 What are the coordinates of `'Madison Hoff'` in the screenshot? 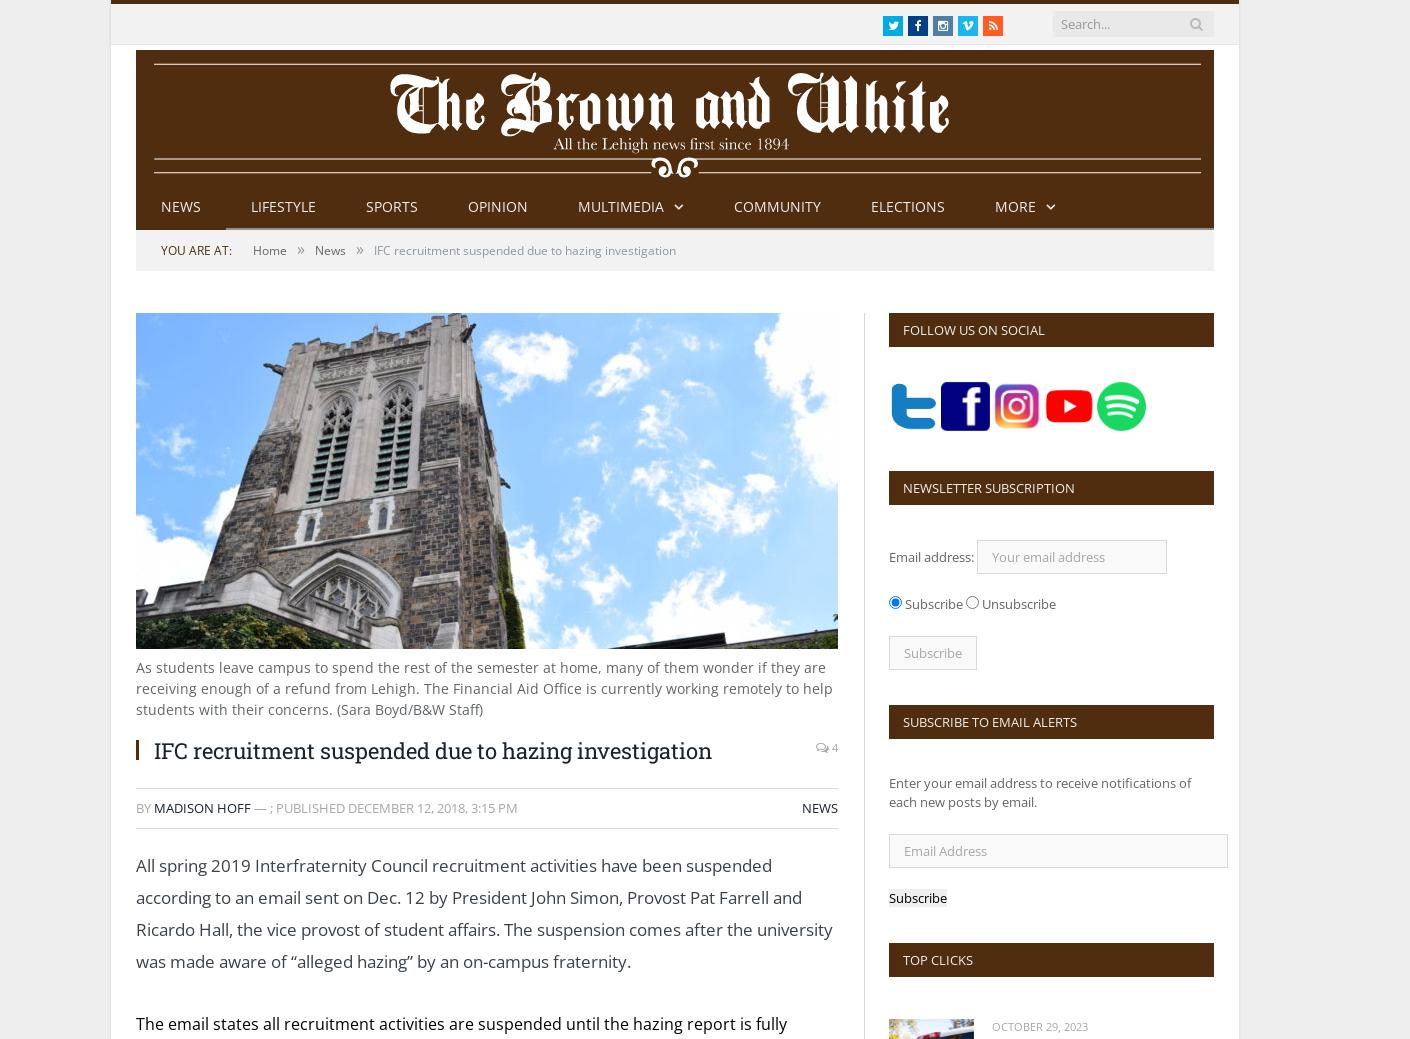 It's located at (201, 805).